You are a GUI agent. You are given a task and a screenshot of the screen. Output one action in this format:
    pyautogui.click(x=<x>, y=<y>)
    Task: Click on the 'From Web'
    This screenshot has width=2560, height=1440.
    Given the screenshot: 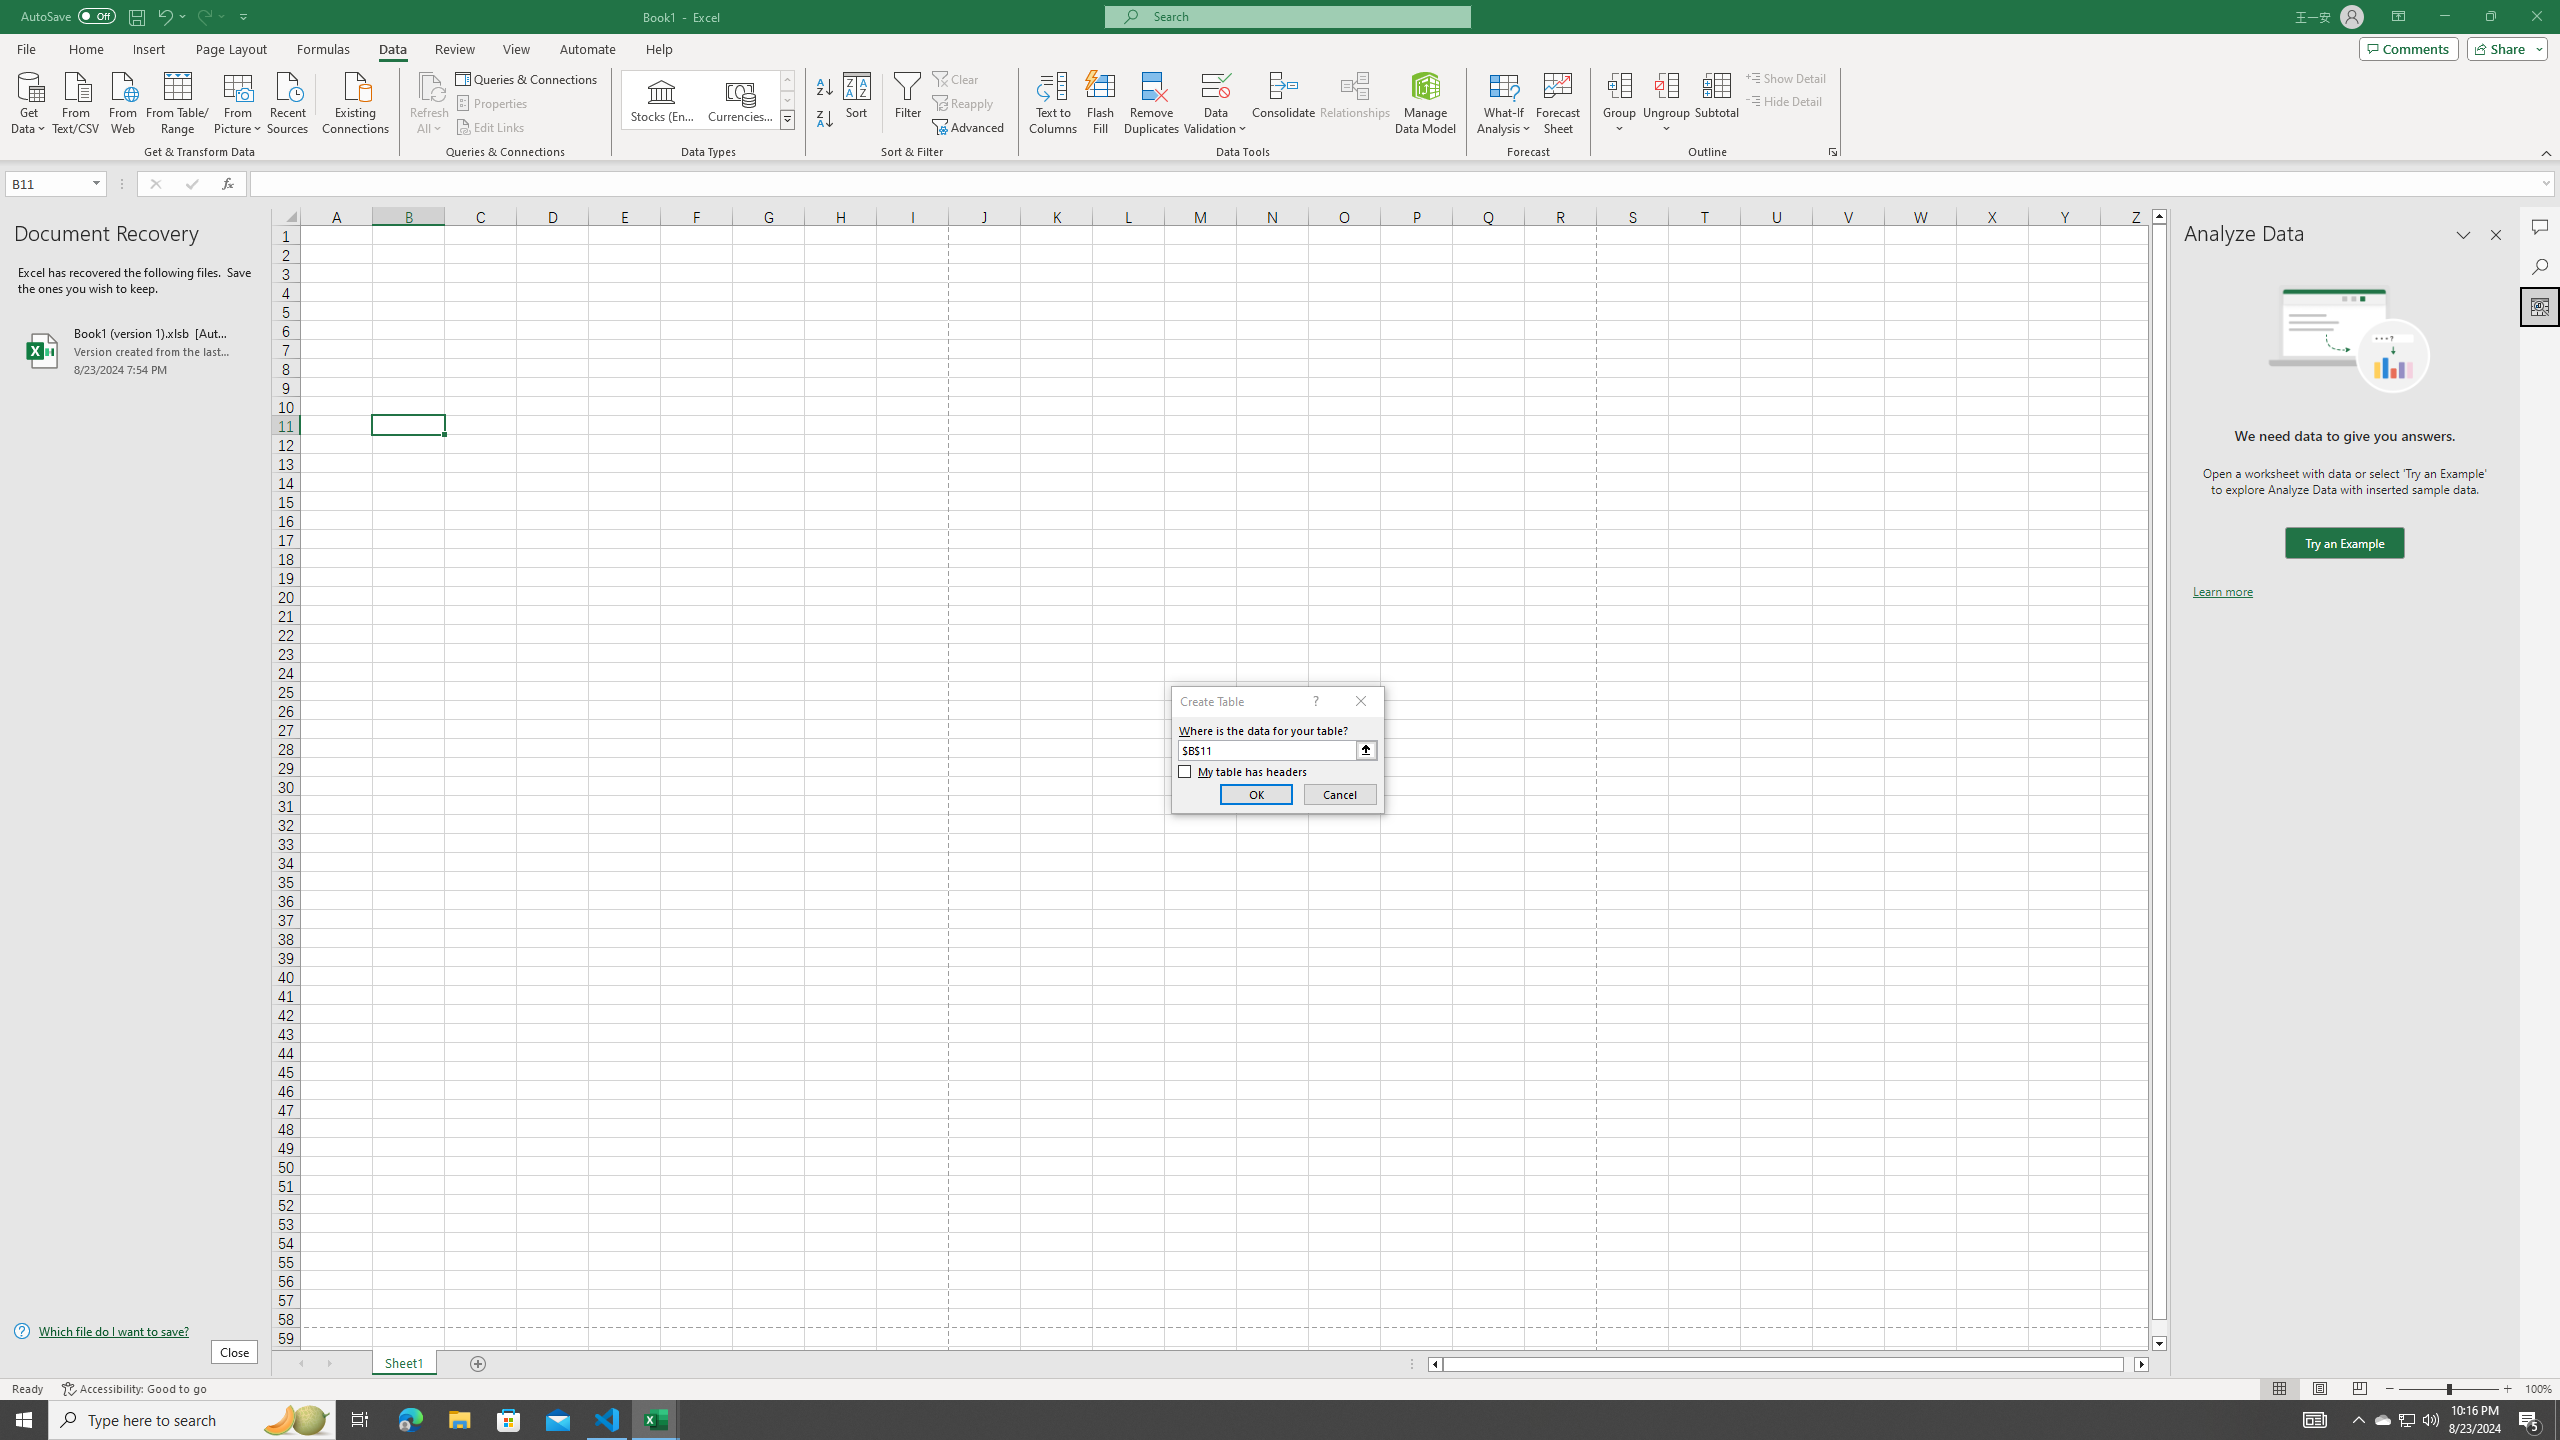 What is the action you would take?
    pyautogui.click(x=122, y=100)
    